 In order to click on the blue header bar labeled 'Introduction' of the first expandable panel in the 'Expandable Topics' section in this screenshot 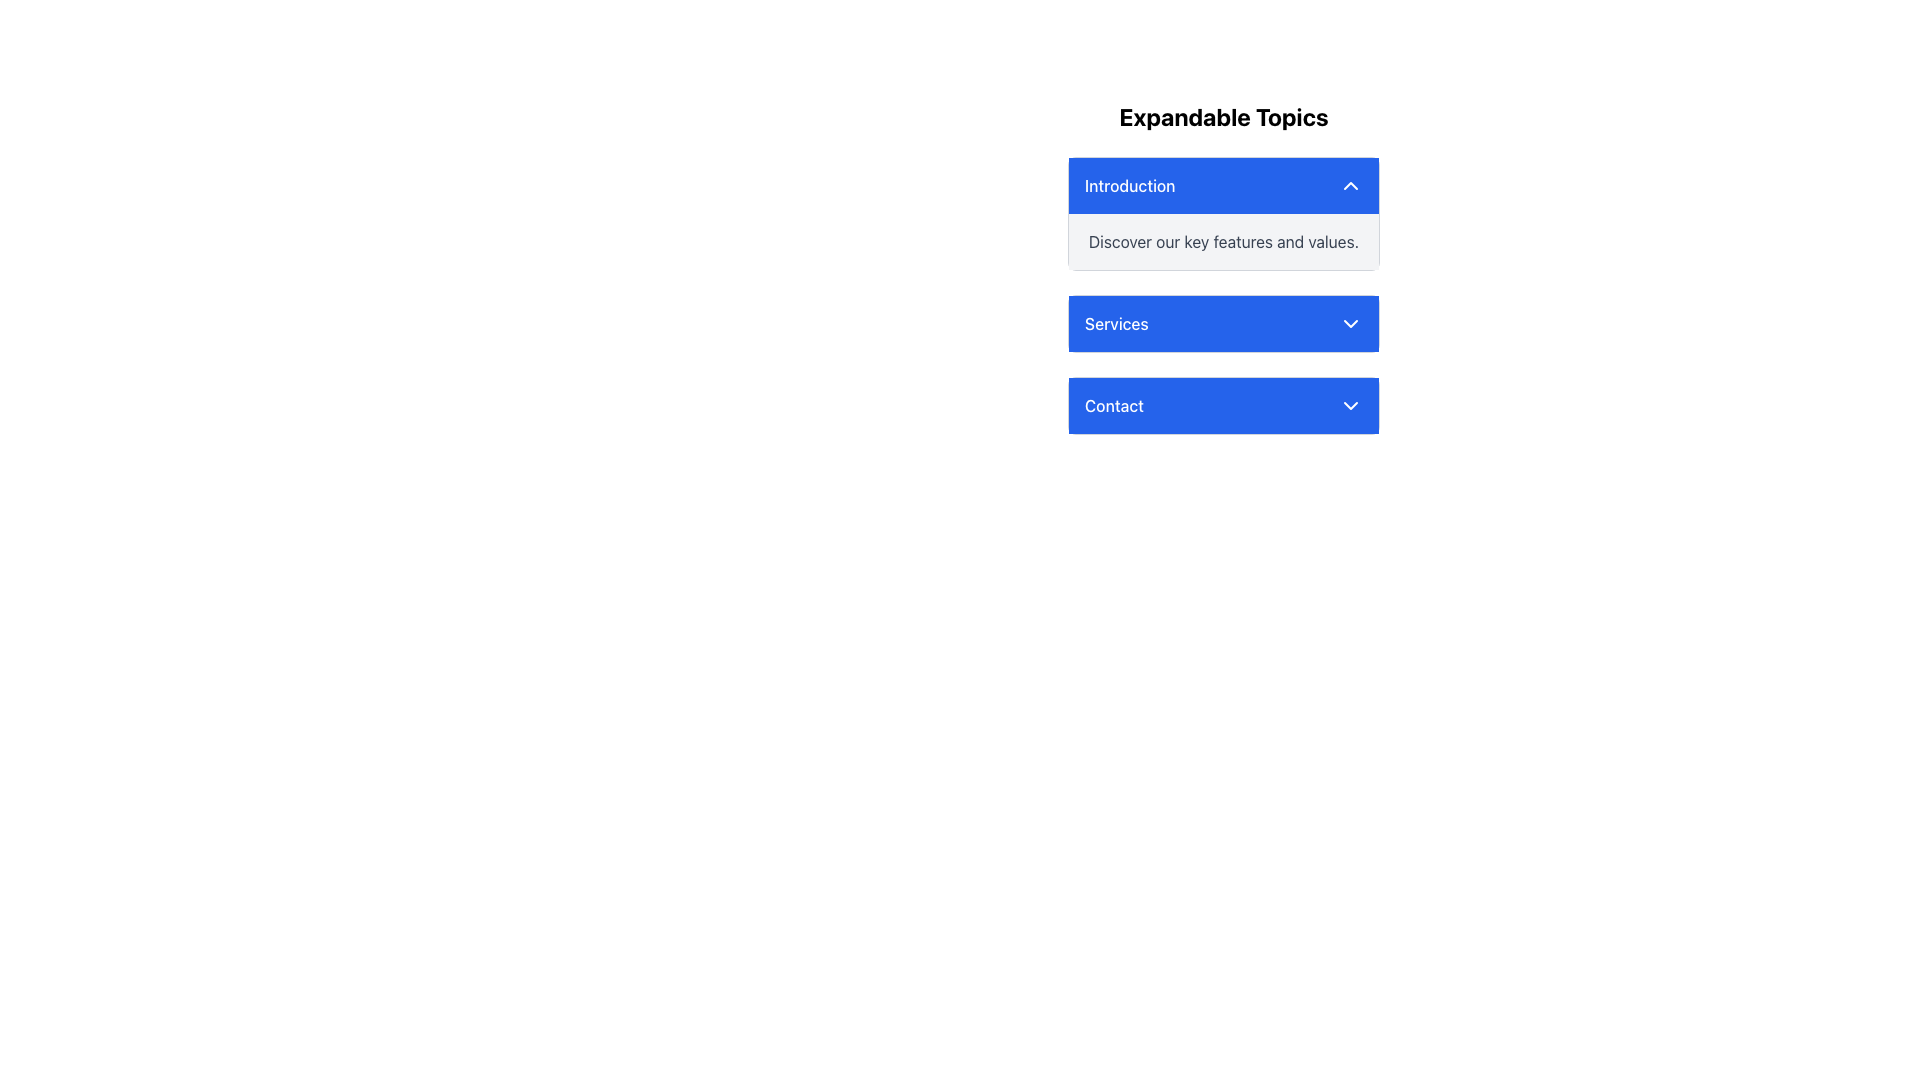, I will do `click(1223, 213)`.